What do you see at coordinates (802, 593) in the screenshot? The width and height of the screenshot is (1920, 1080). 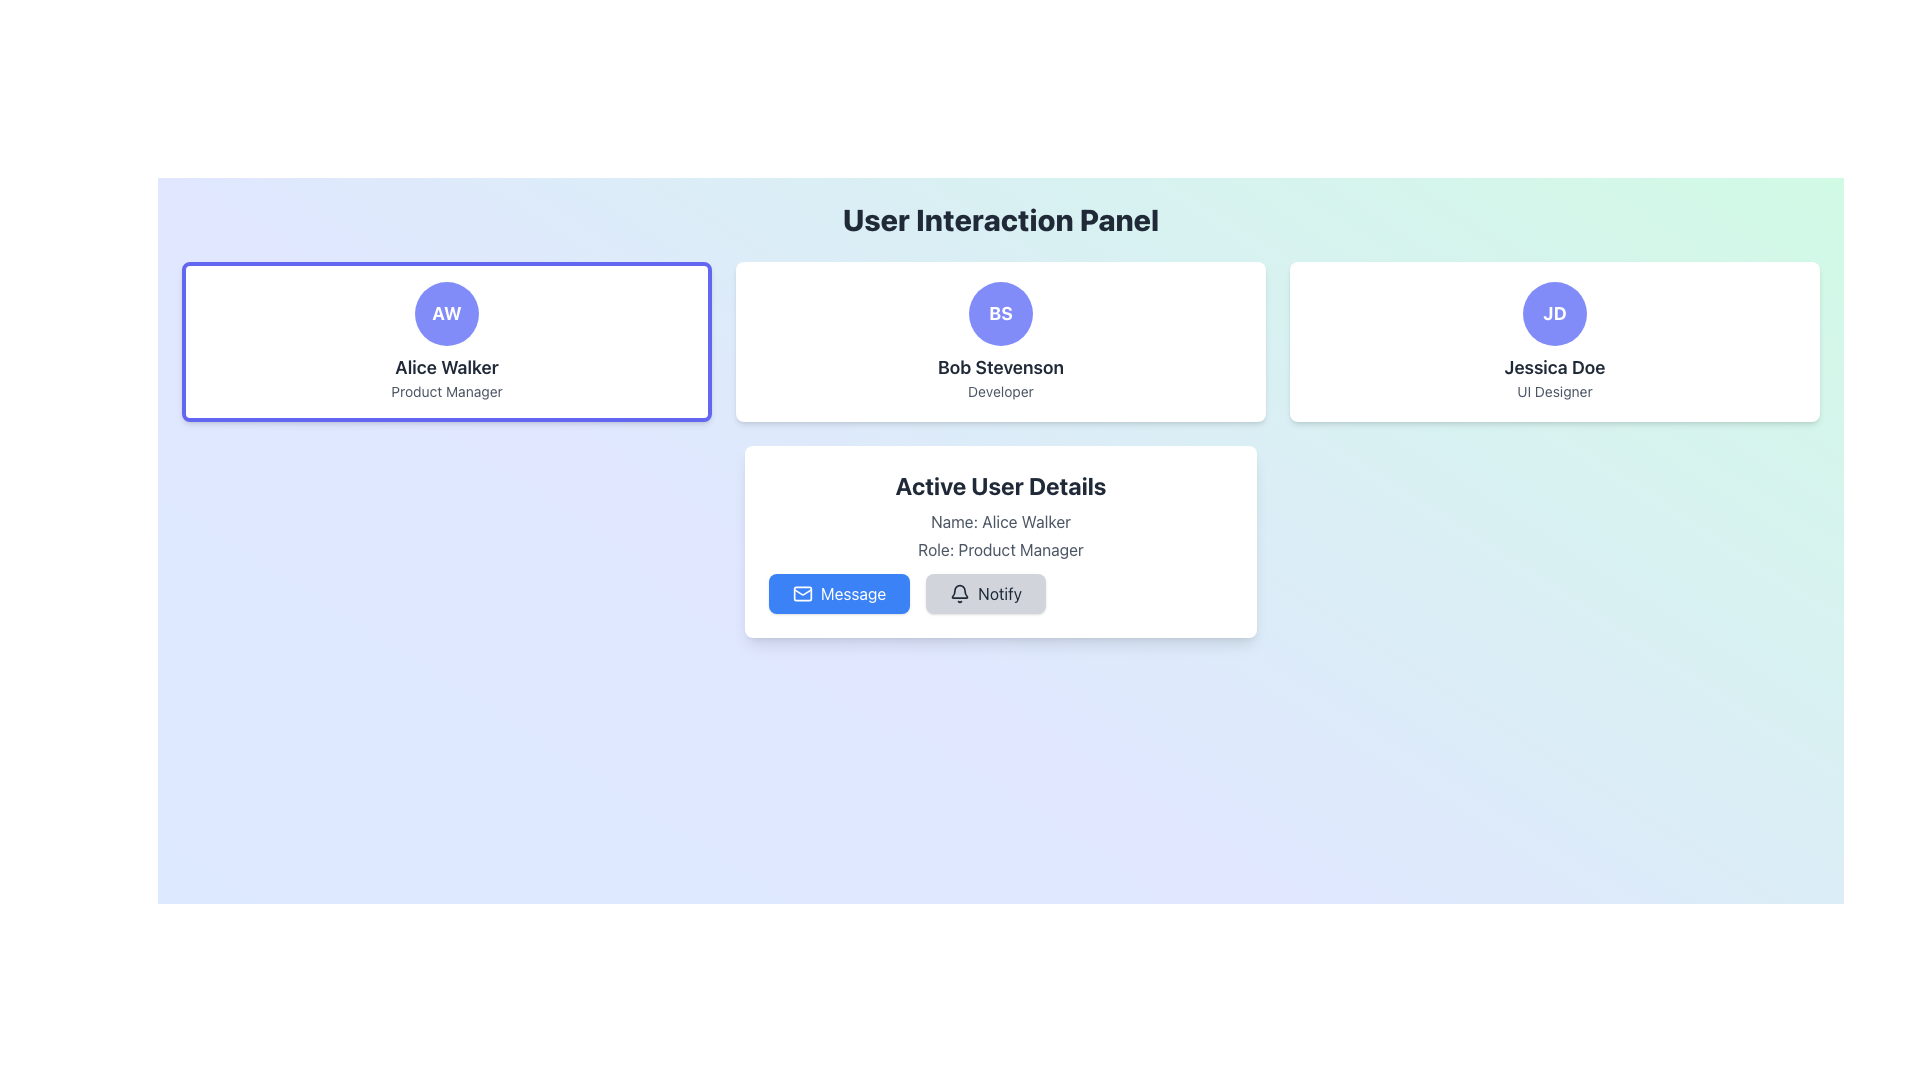 I see `the decorative mail icon located to the left of the 'Message' text within the blue 'Message' button in the Active User Details section` at bounding box center [802, 593].